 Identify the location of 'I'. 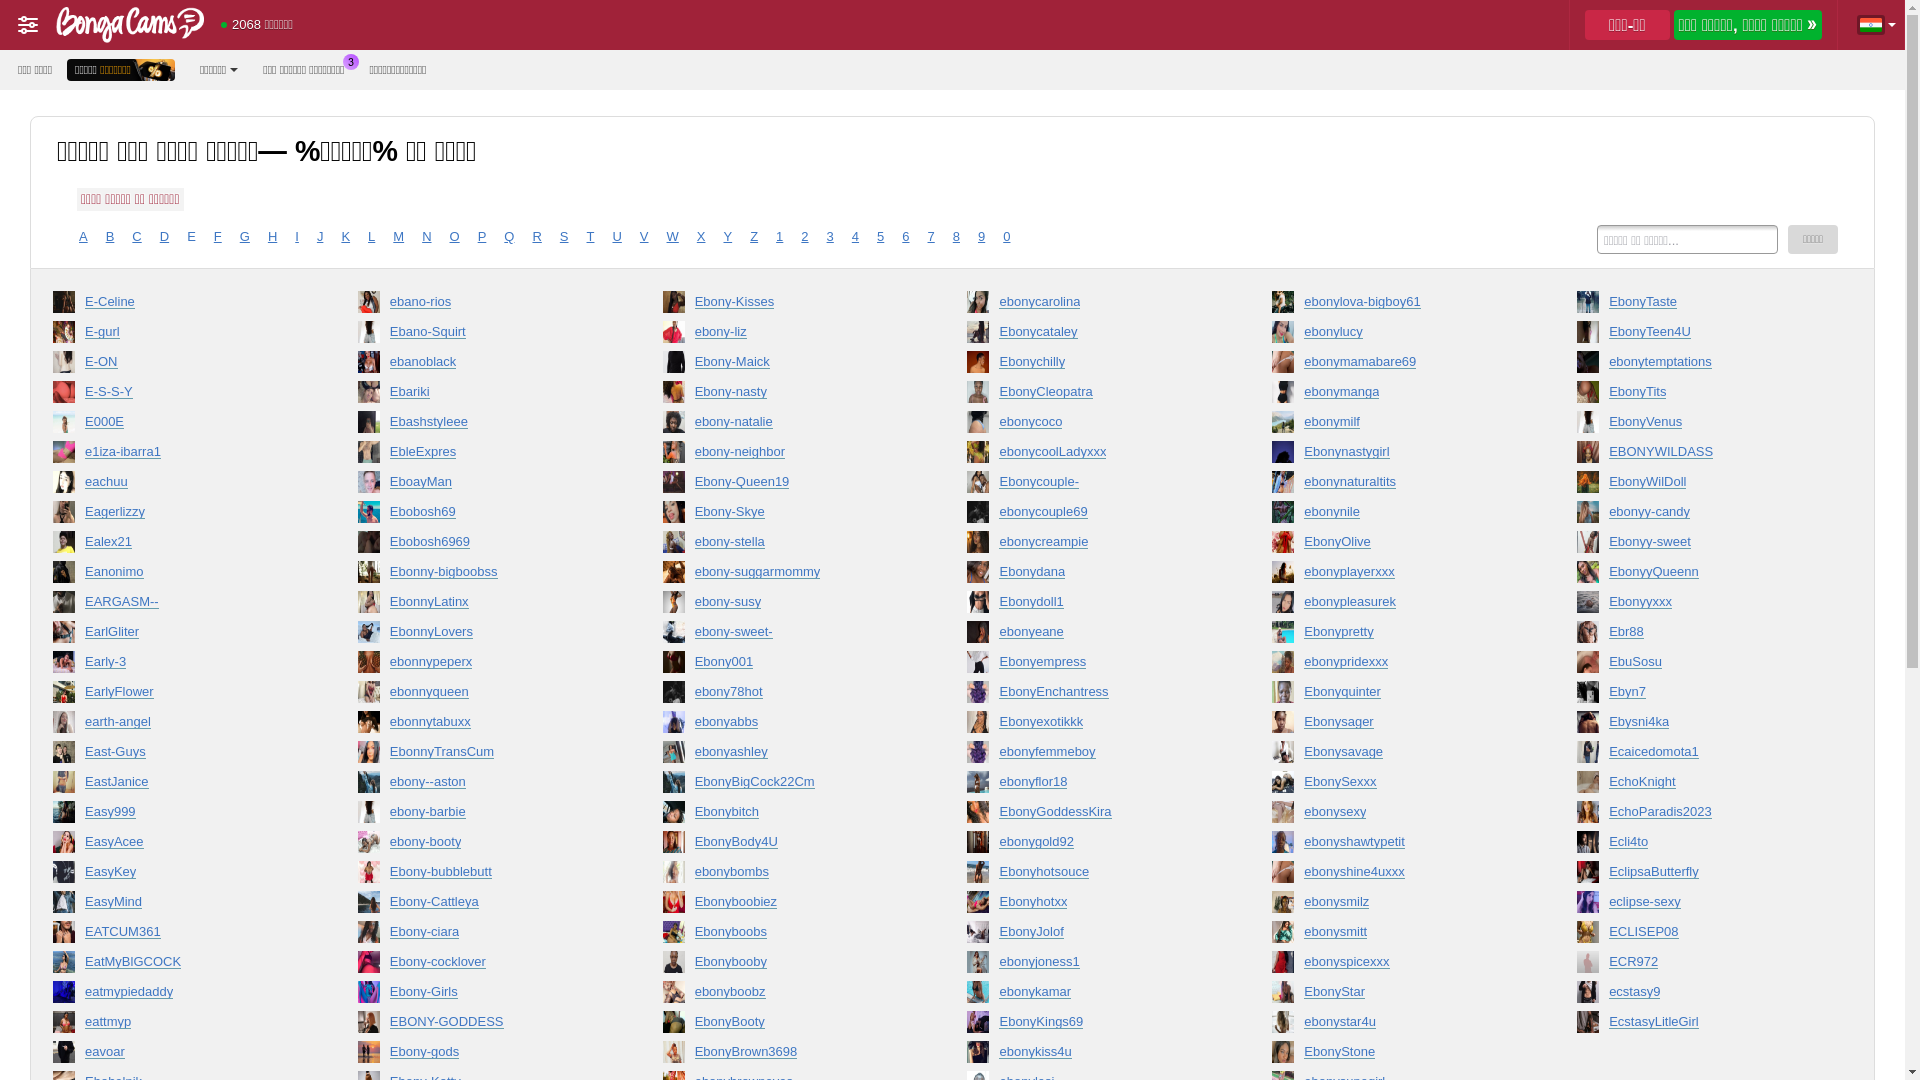
(293, 235).